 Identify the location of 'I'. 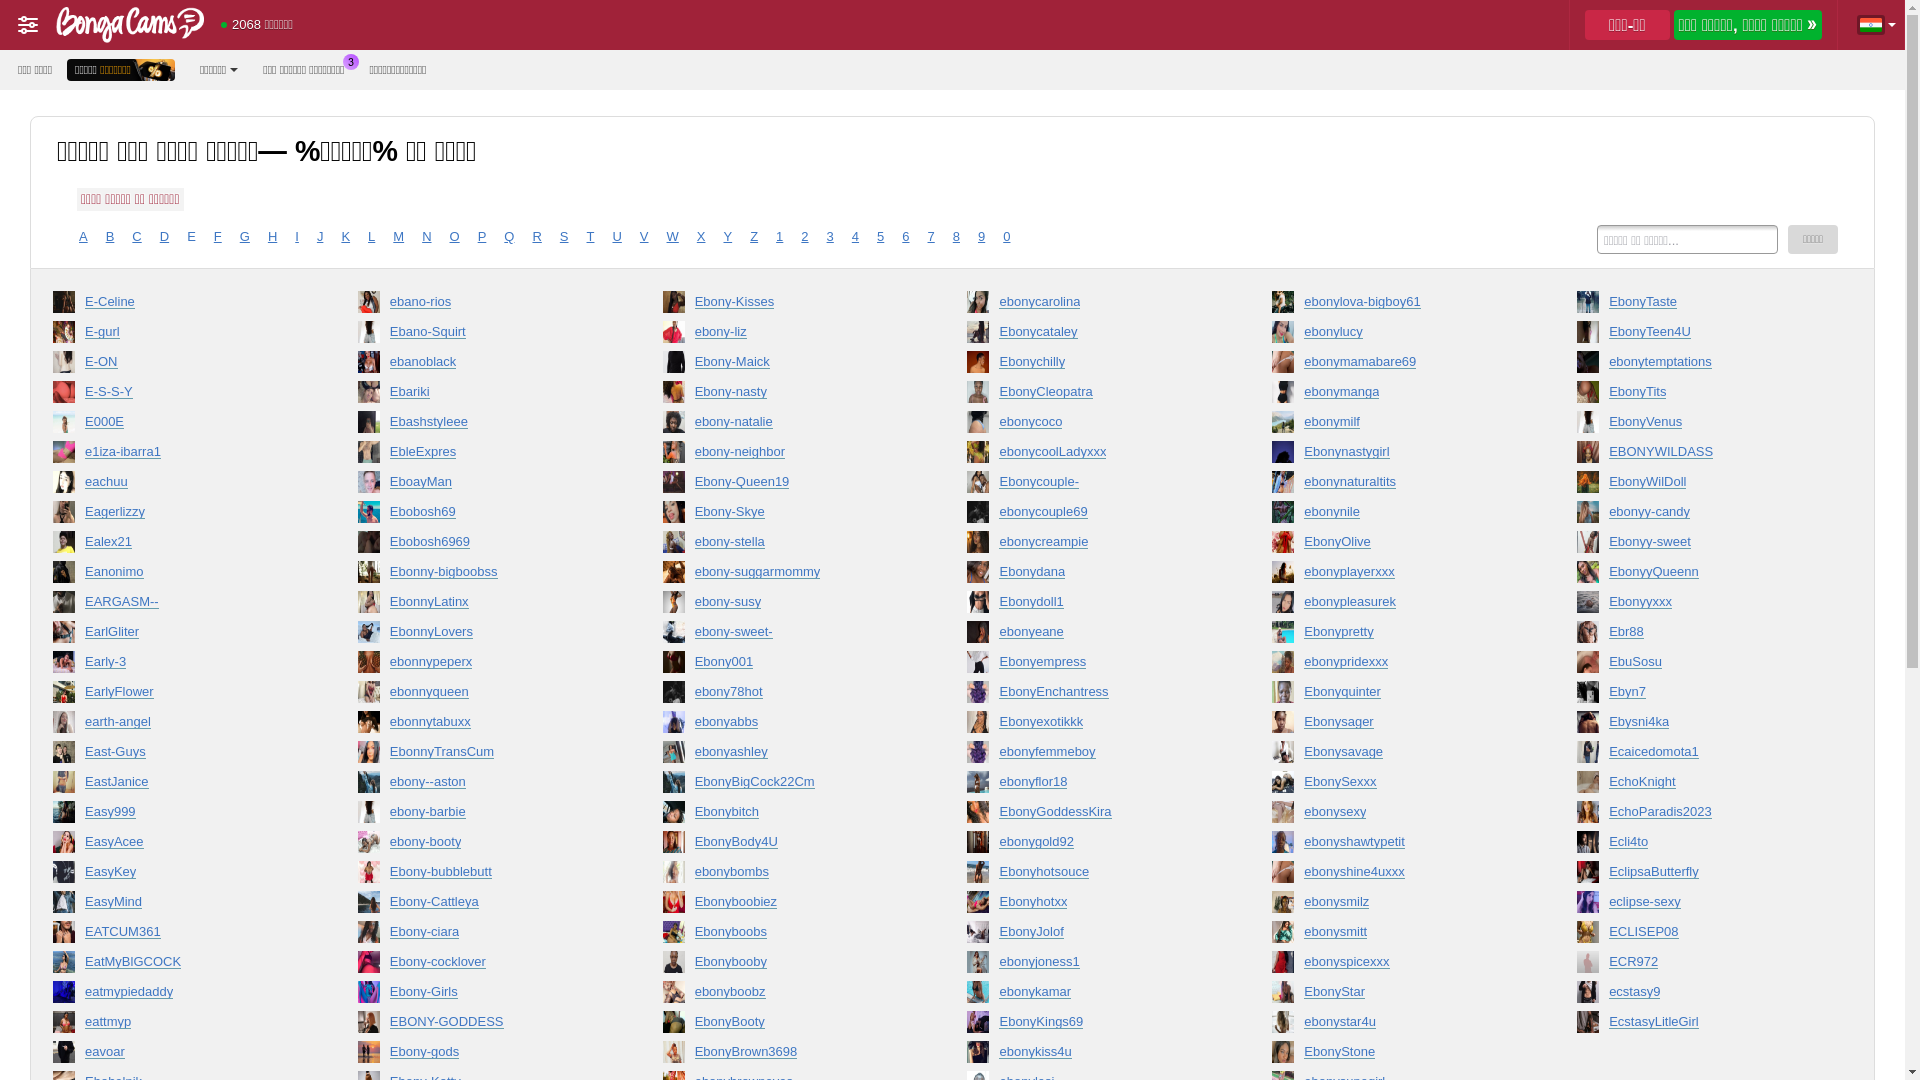
(293, 235).